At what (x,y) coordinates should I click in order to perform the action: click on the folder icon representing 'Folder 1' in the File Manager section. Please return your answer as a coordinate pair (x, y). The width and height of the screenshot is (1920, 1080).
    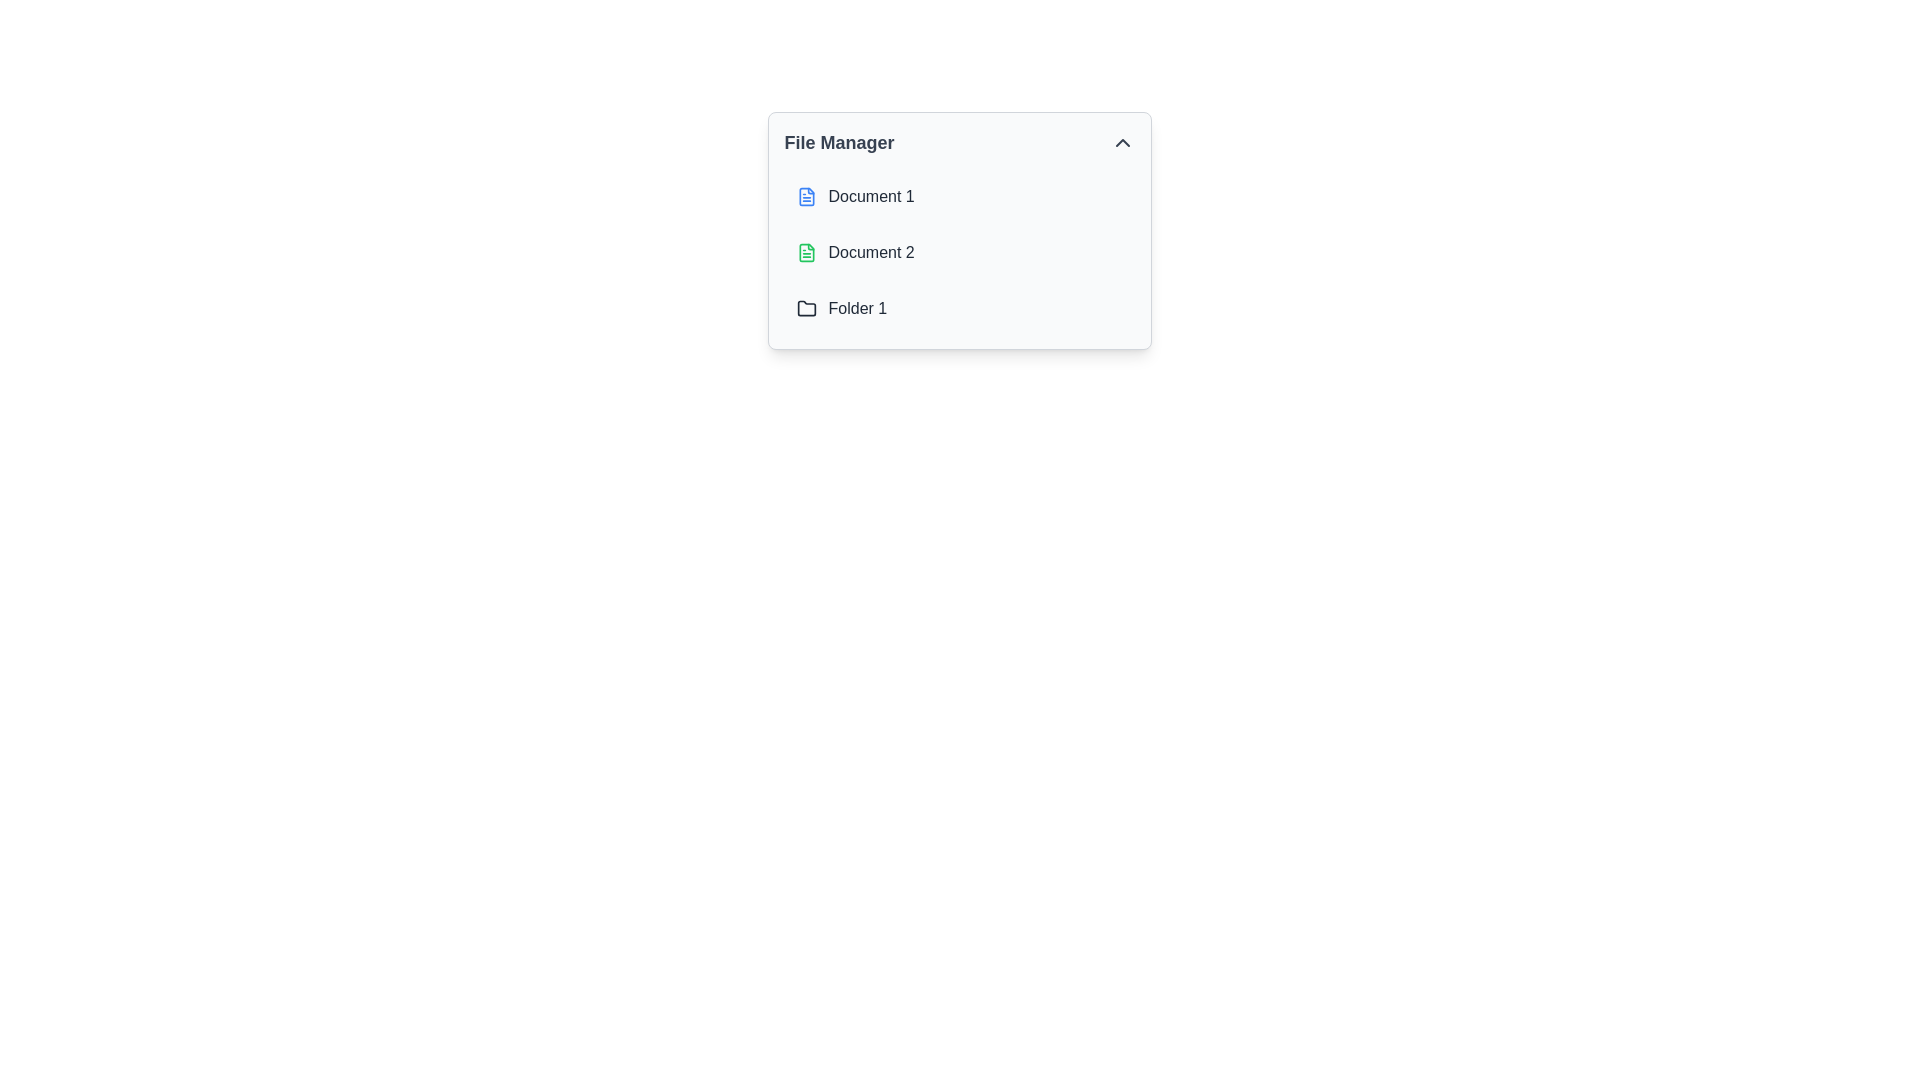
    Looking at the image, I should click on (806, 308).